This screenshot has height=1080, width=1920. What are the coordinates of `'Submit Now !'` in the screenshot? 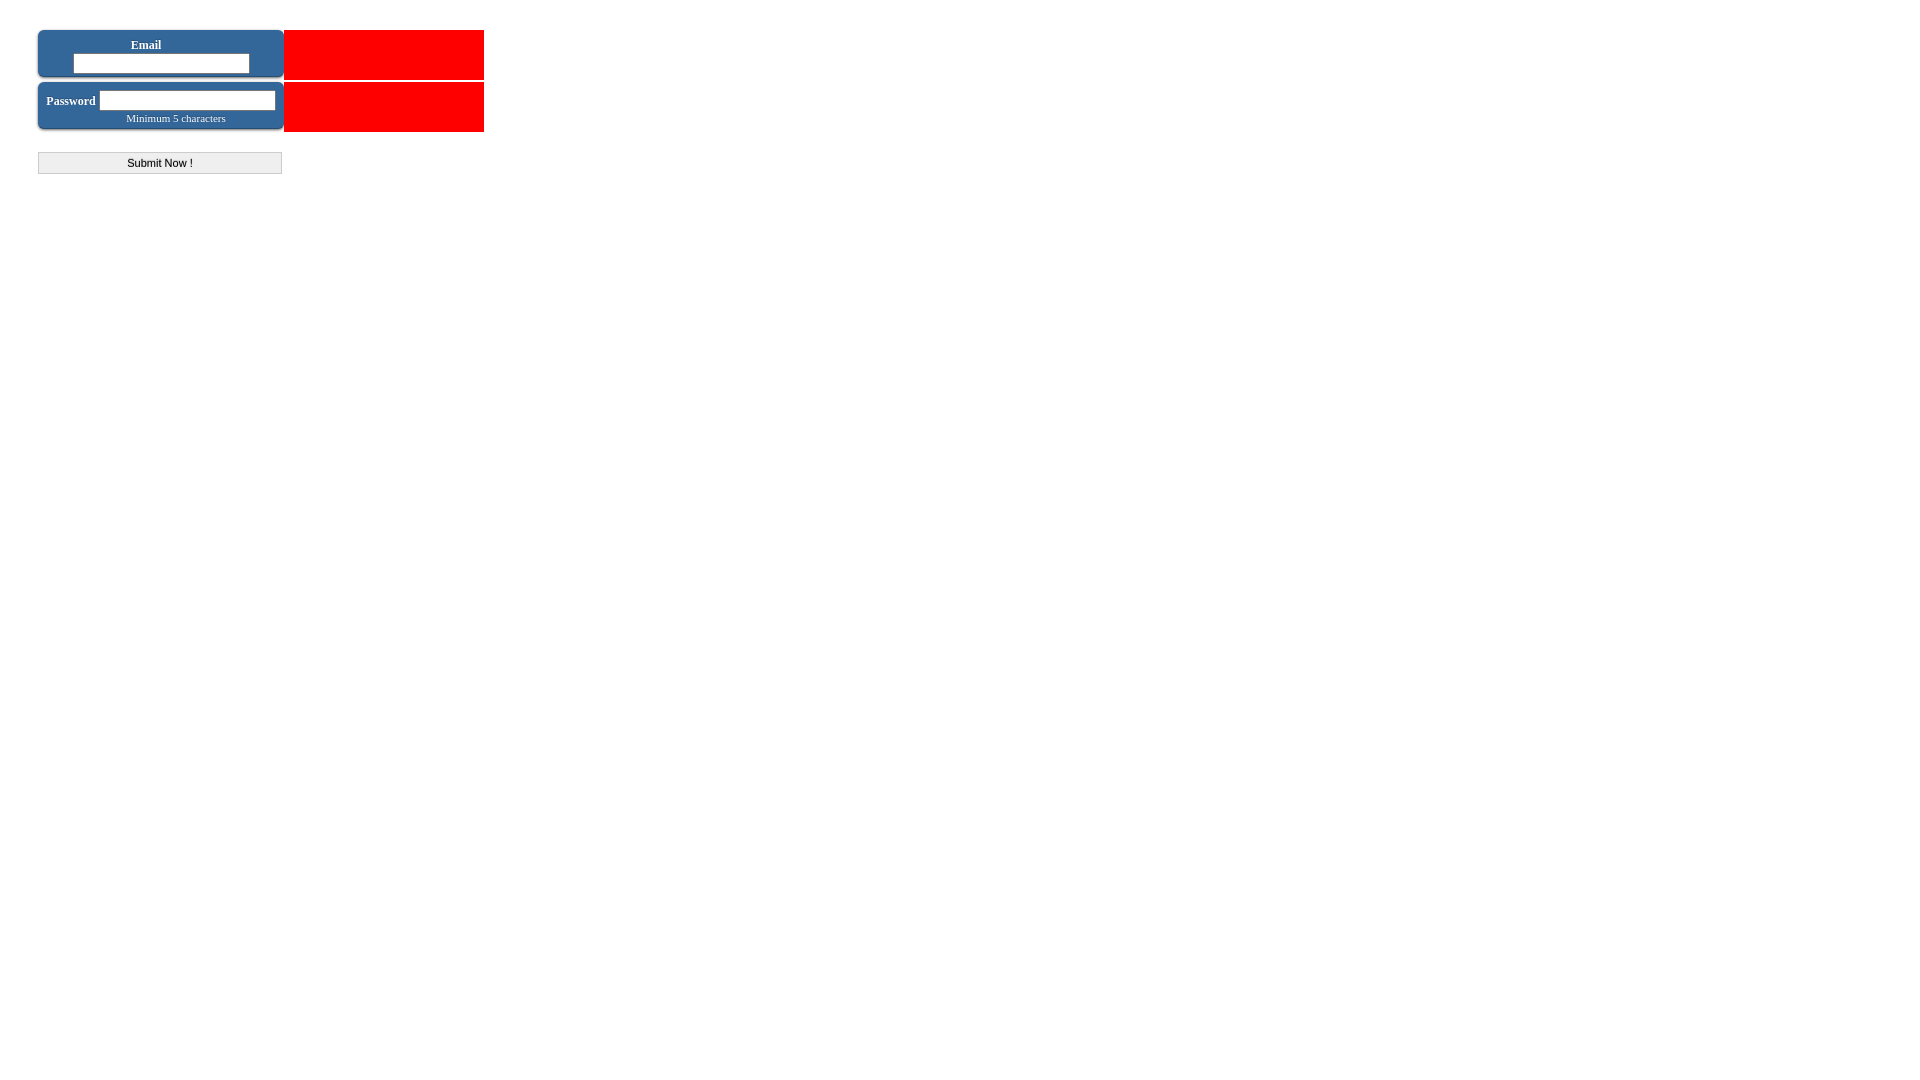 It's located at (158, 161).